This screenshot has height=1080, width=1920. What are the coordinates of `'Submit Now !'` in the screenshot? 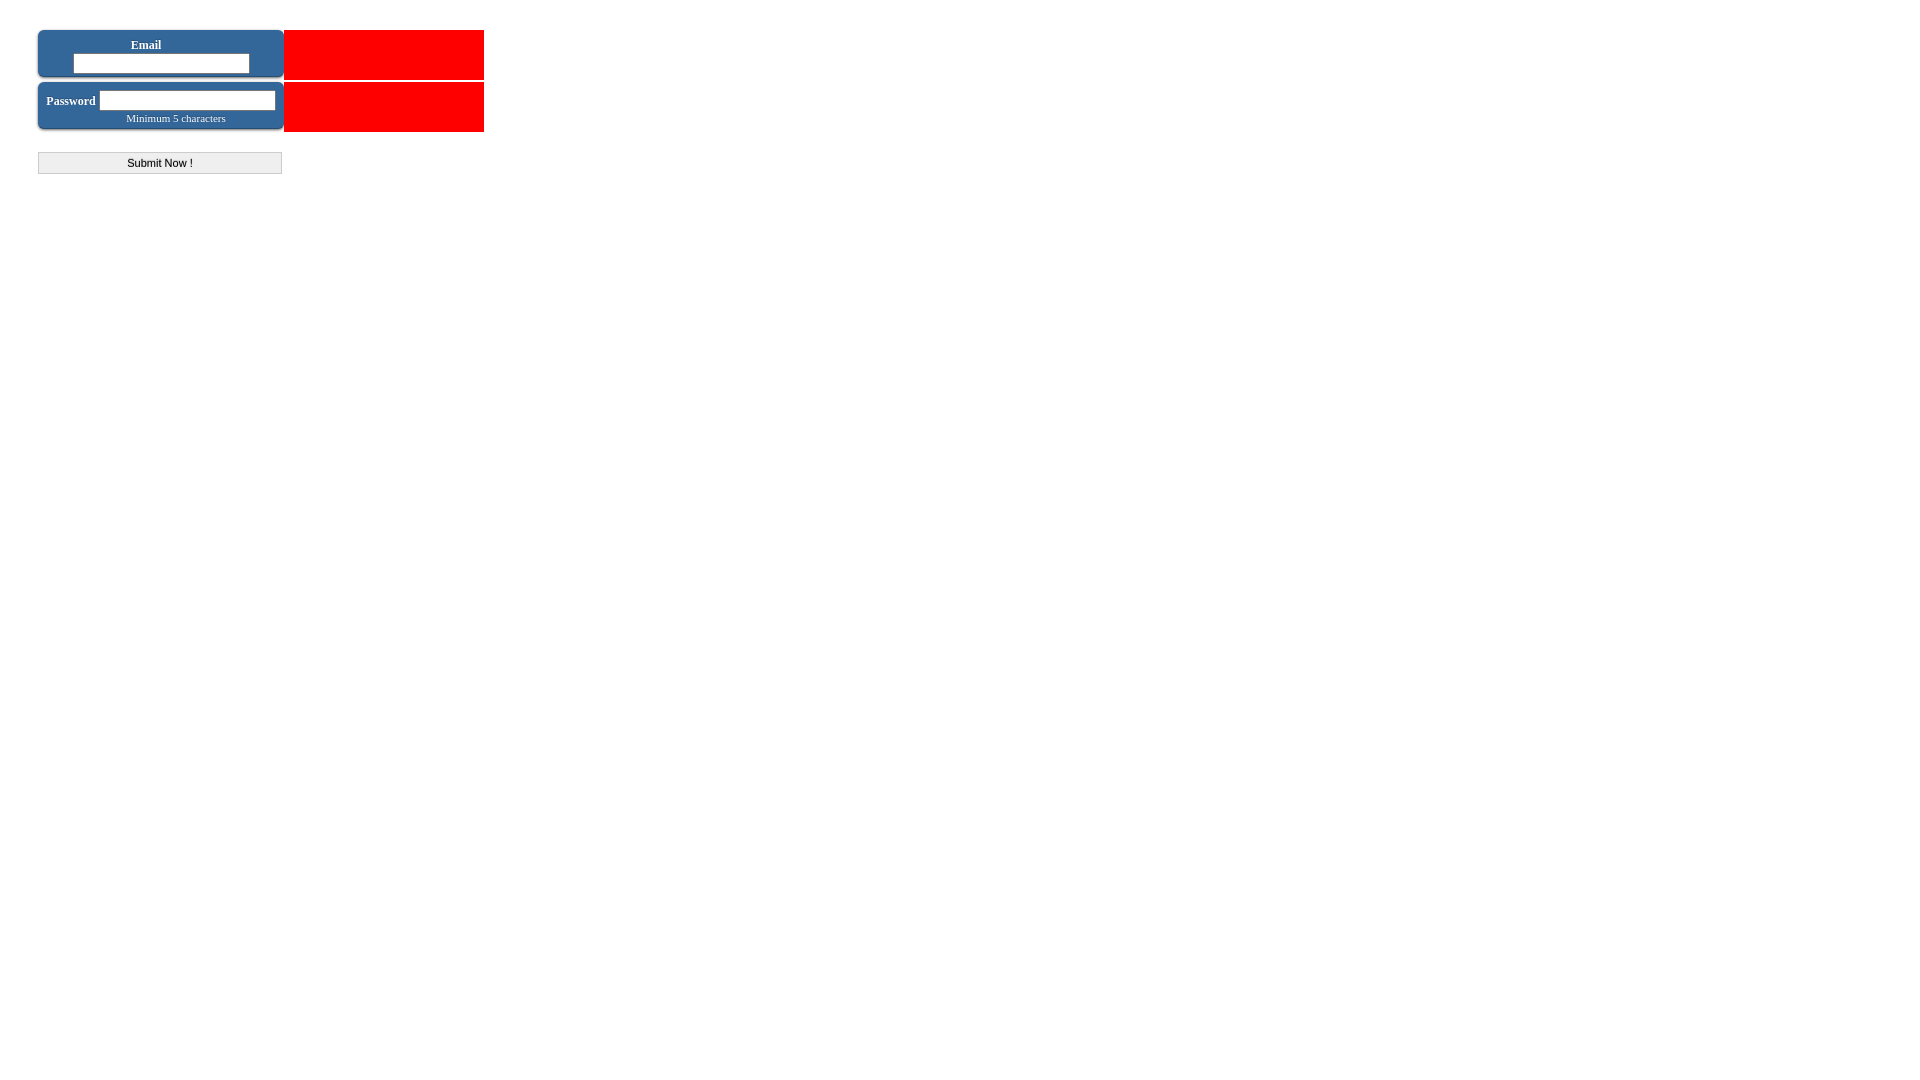 It's located at (158, 161).